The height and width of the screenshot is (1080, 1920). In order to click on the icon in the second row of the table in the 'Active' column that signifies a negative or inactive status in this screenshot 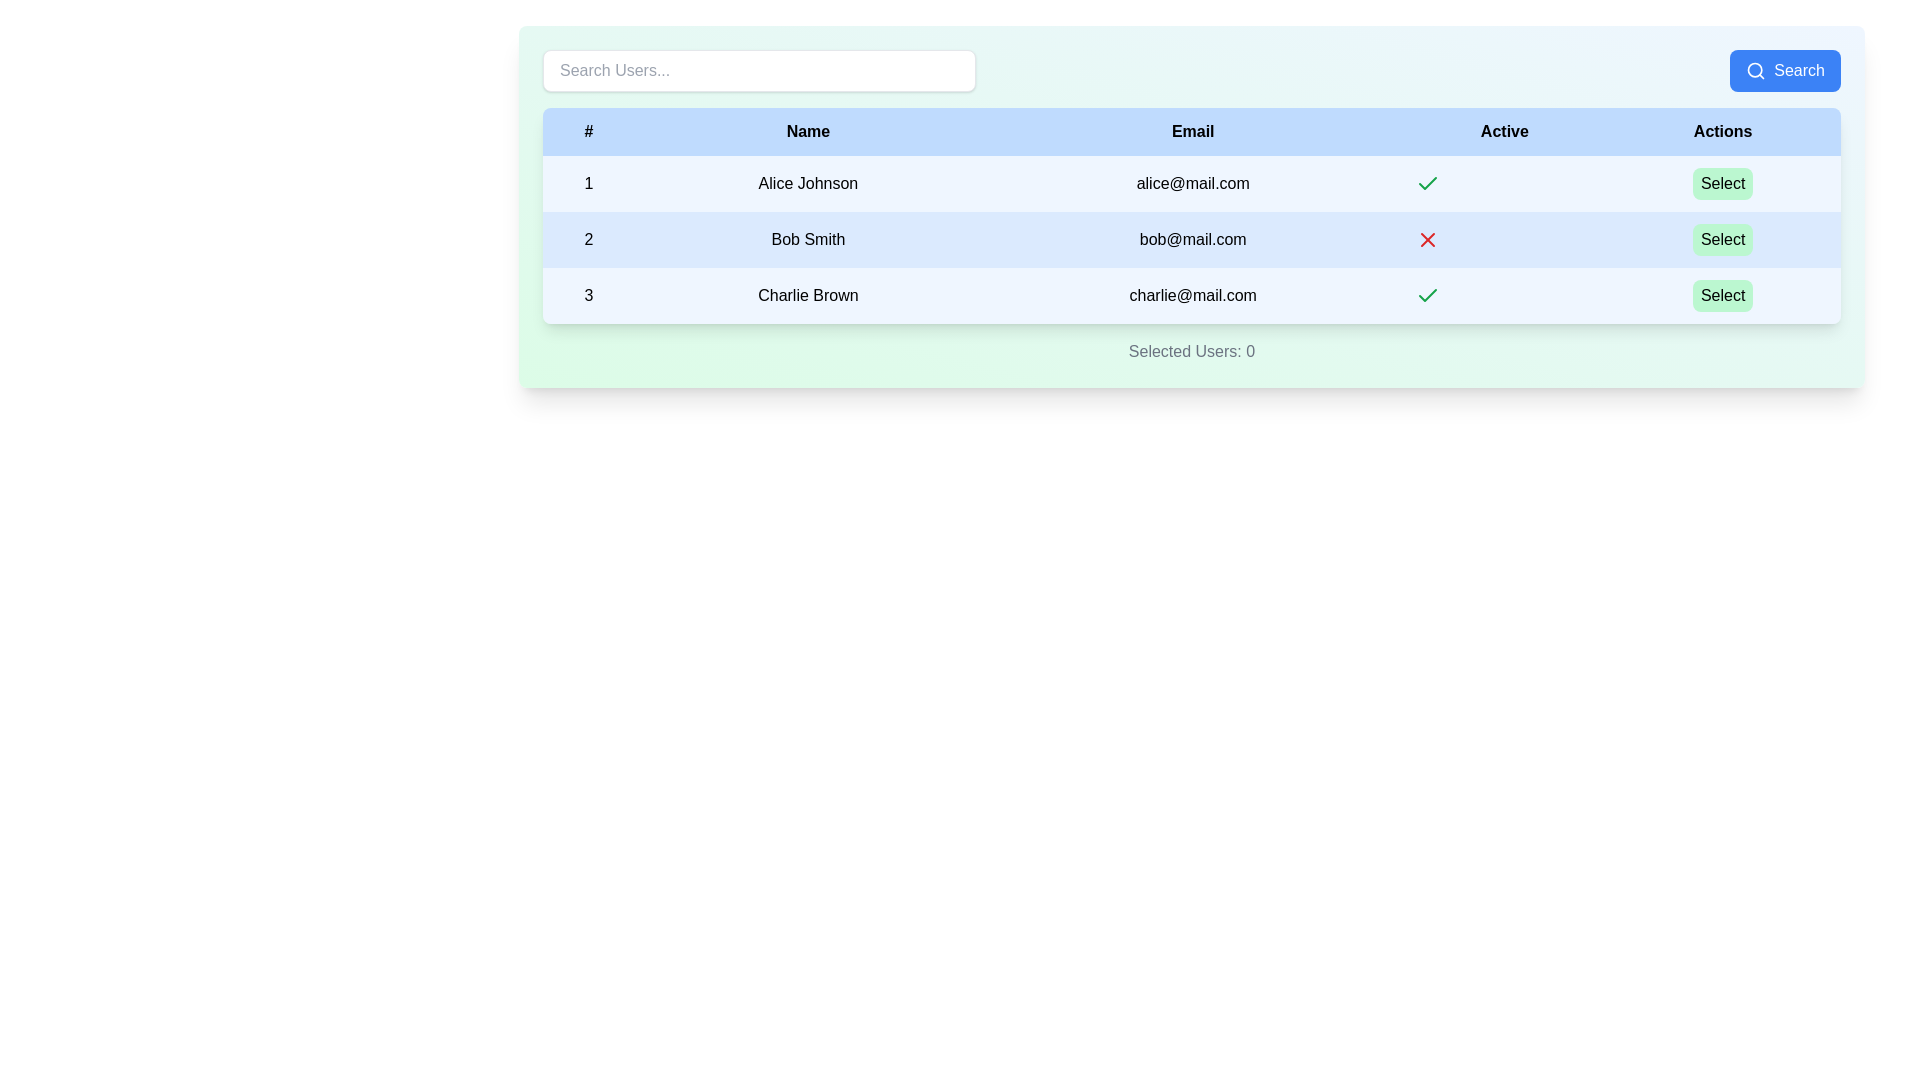, I will do `click(1427, 238)`.